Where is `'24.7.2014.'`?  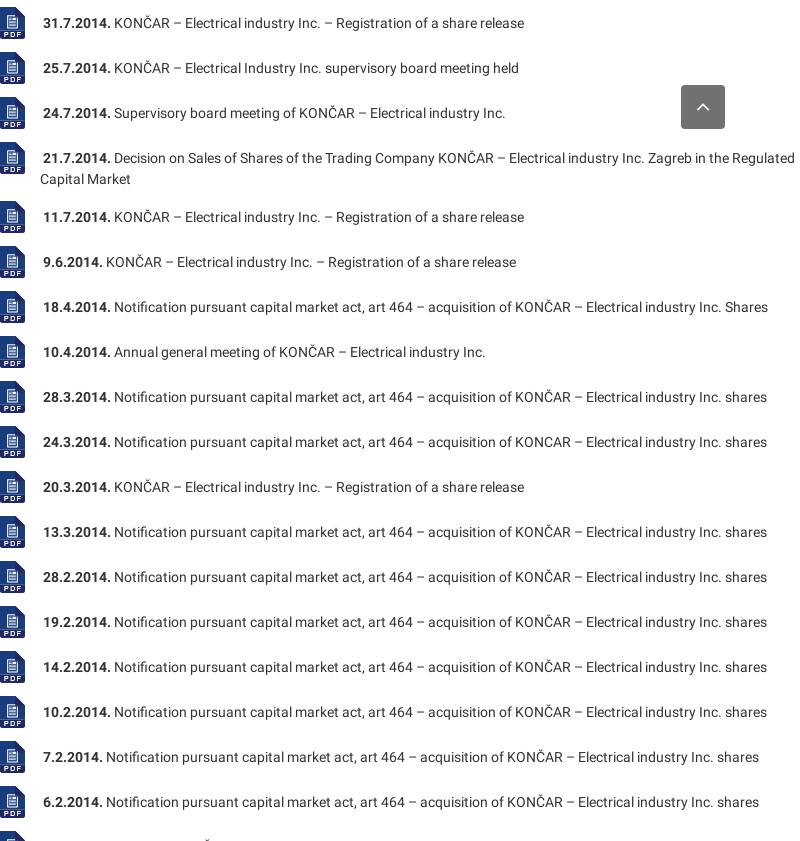 '24.7.2014.' is located at coordinates (77, 111).